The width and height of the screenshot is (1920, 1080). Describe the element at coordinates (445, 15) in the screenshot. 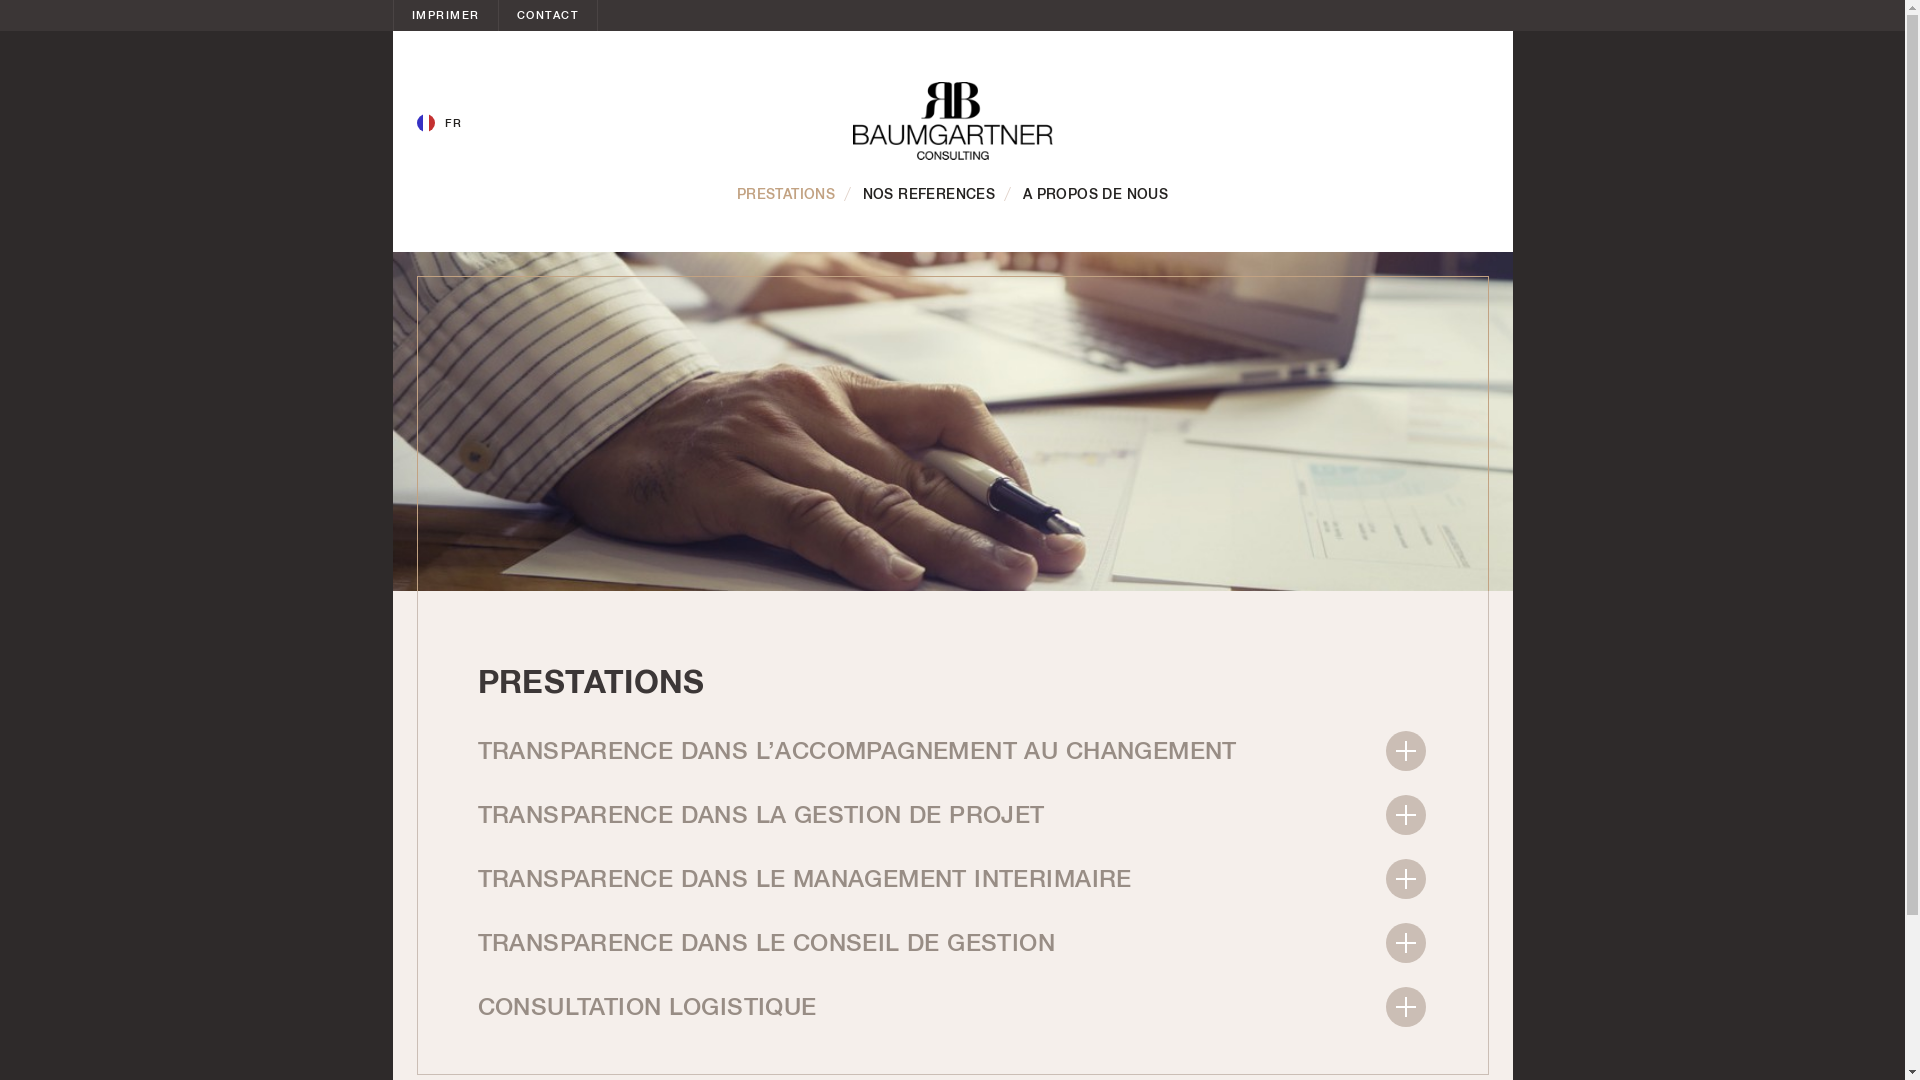

I see `'IMPRIMER'` at that location.